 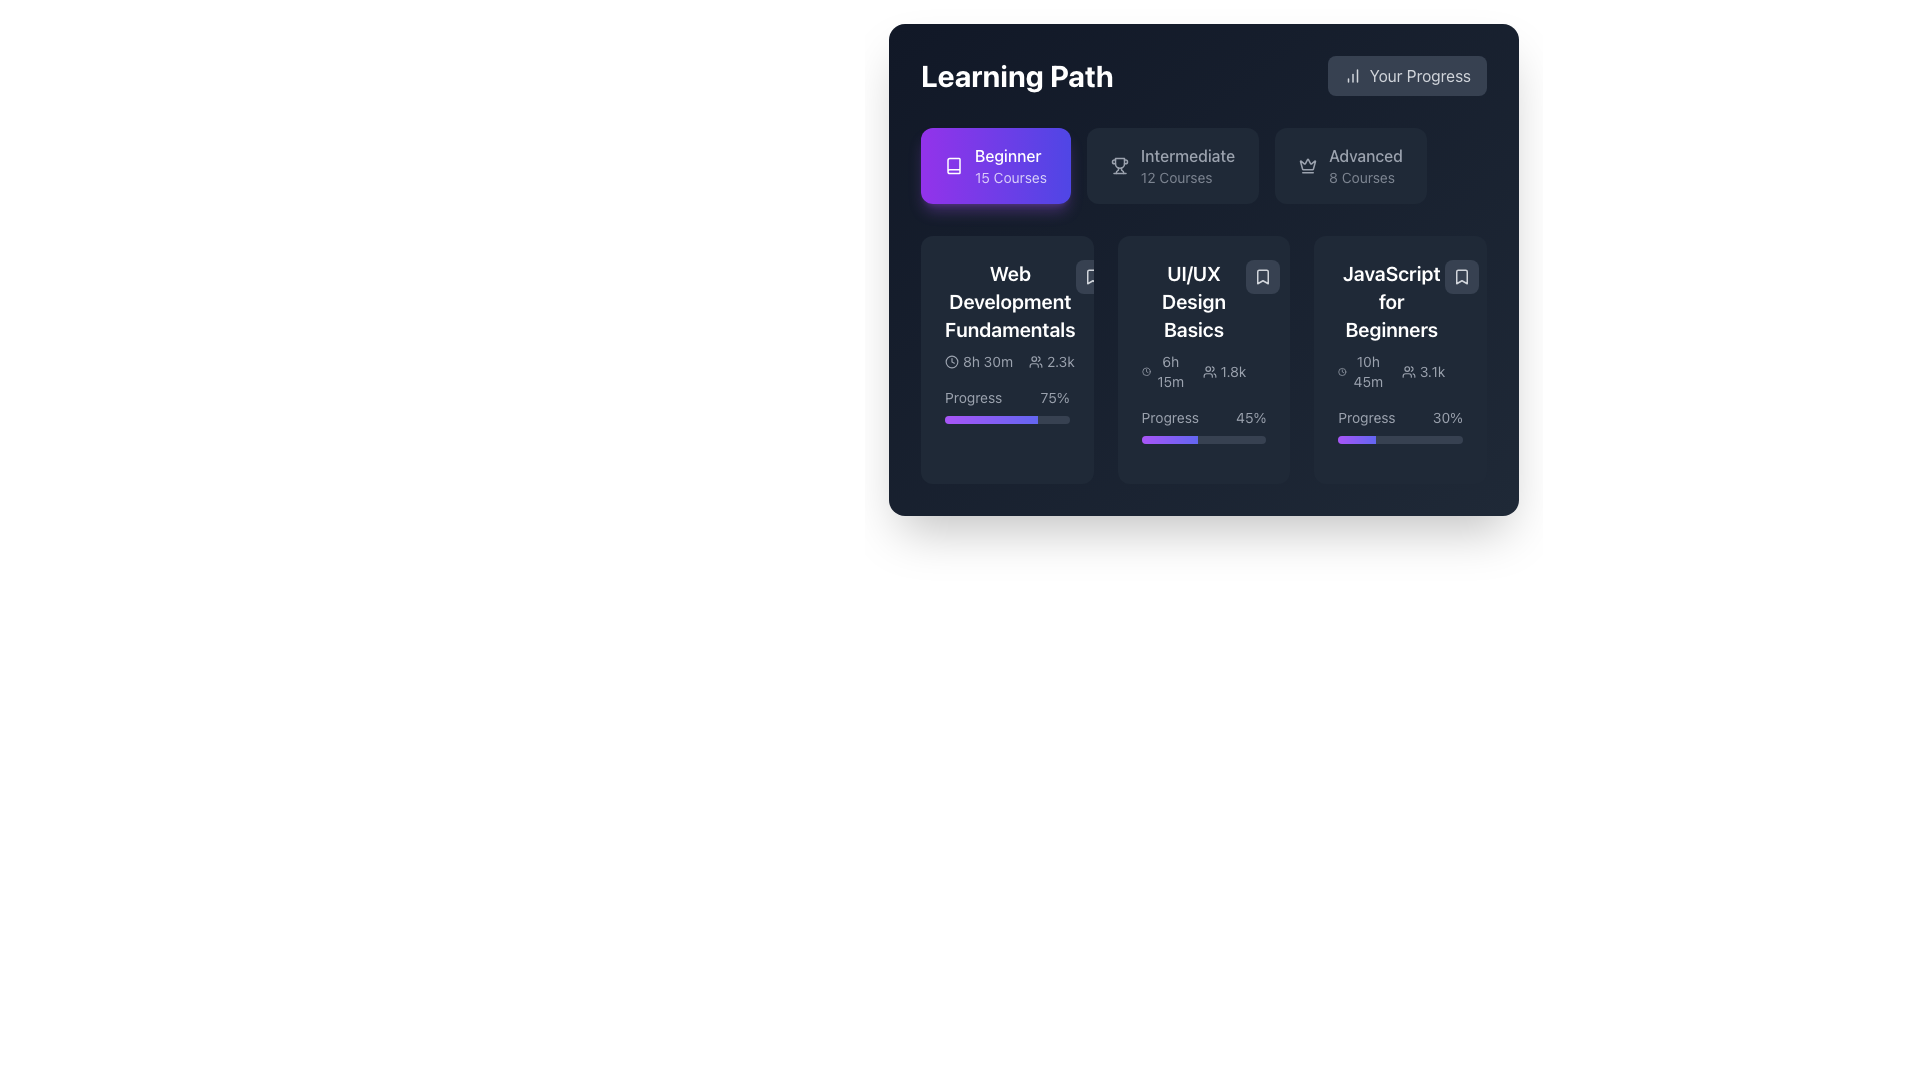 I want to click on the small rectangular button with rounded corners, styled in dark gray with a lighter gray bookmark icon, located at the top-right corner of the 'Web Development Fundamentals' card to interact, so click(x=1091, y=277).